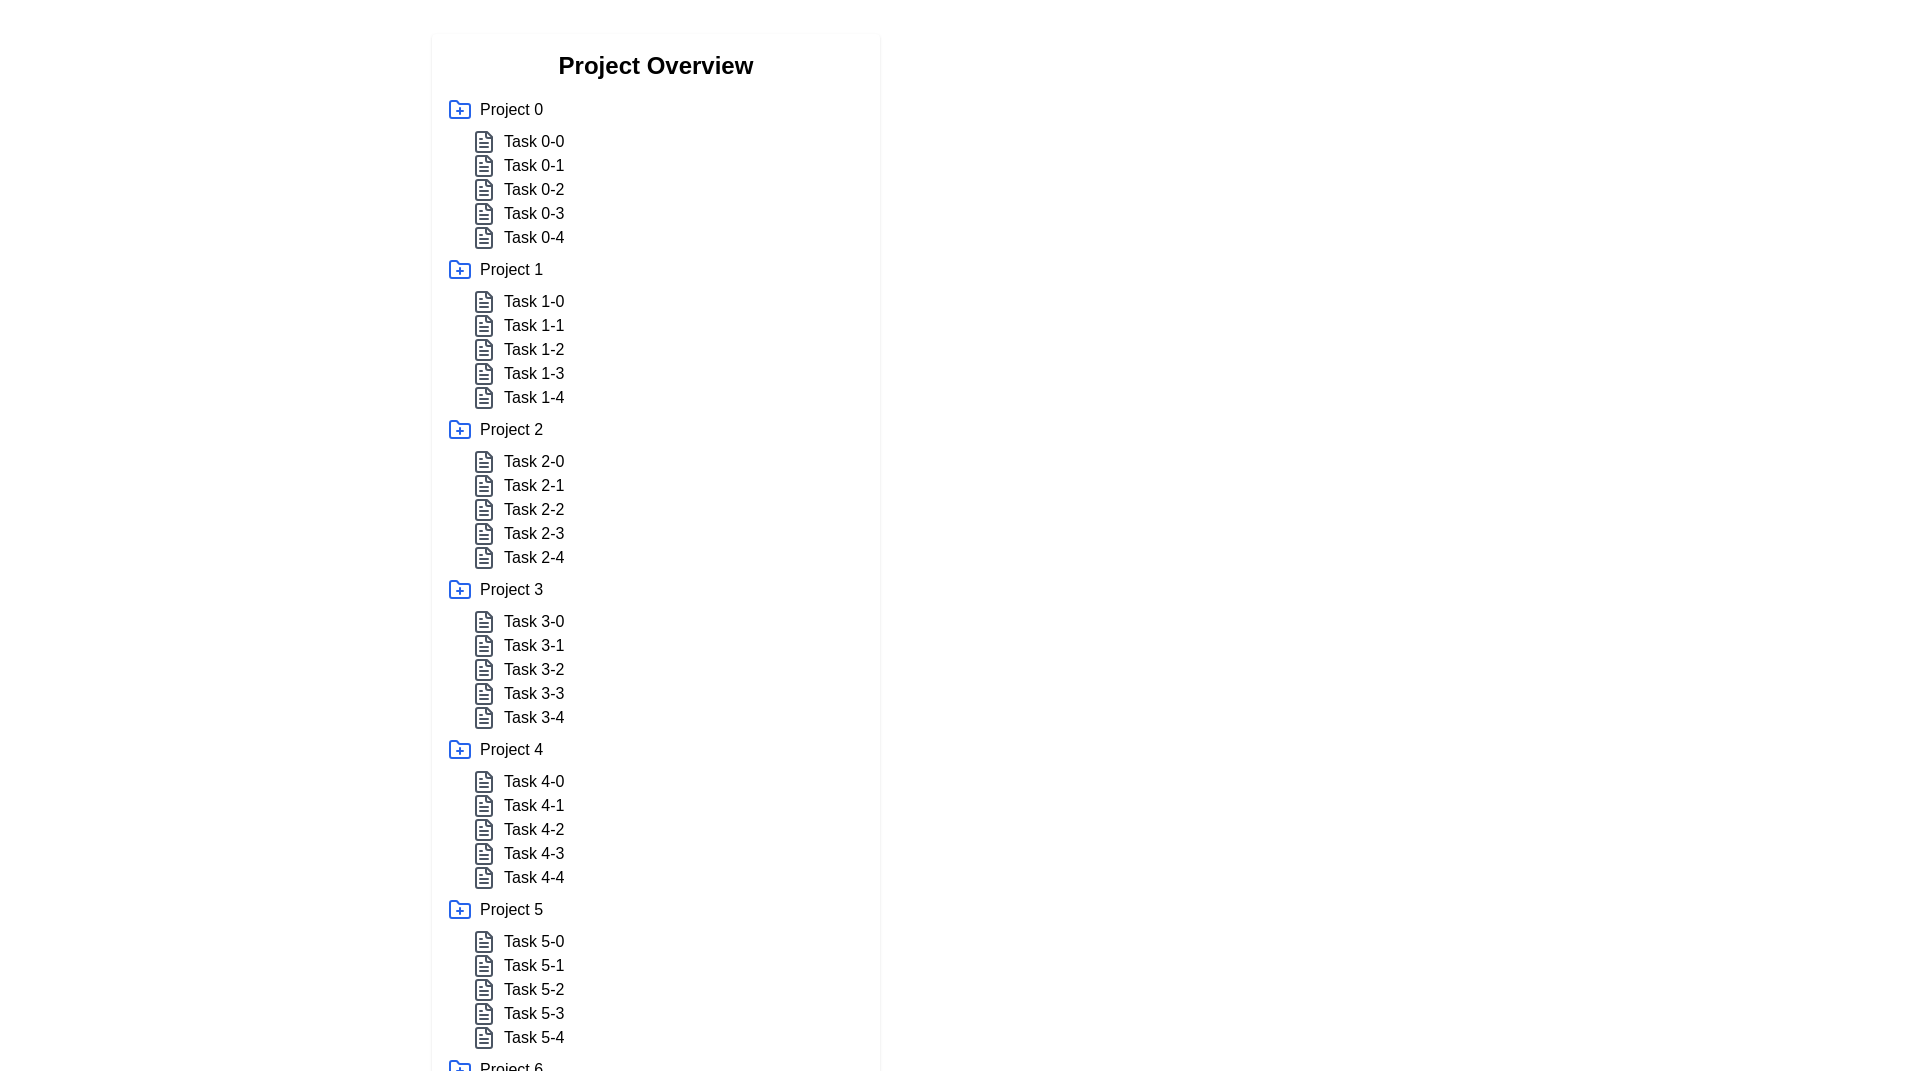 The width and height of the screenshot is (1920, 1080). What do you see at coordinates (484, 829) in the screenshot?
I see `the gray document icon that represents 'Task 4-2' in the project list, which is located beside the task text within the SVG structure` at bounding box center [484, 829].